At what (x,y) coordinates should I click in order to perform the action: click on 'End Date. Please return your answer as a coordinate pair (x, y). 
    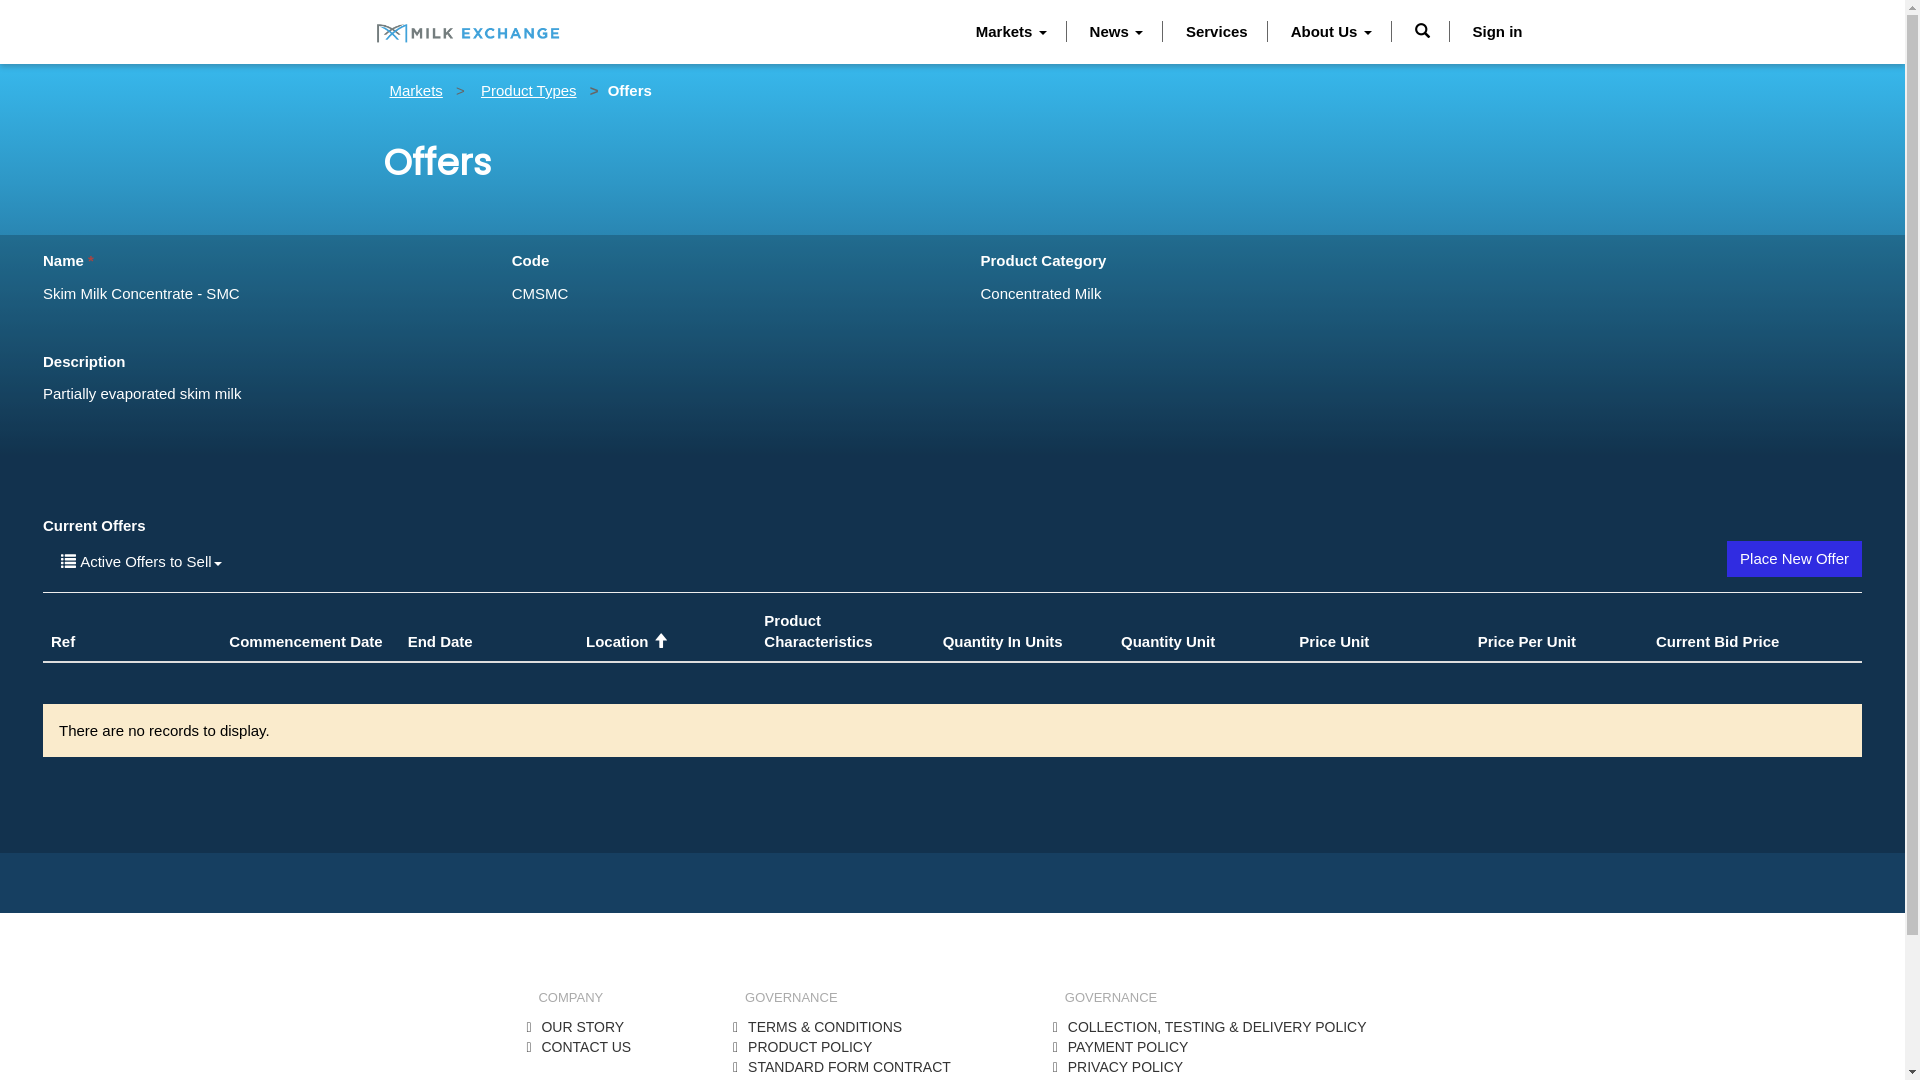
    Looking at the image, I should click on (439, 641).